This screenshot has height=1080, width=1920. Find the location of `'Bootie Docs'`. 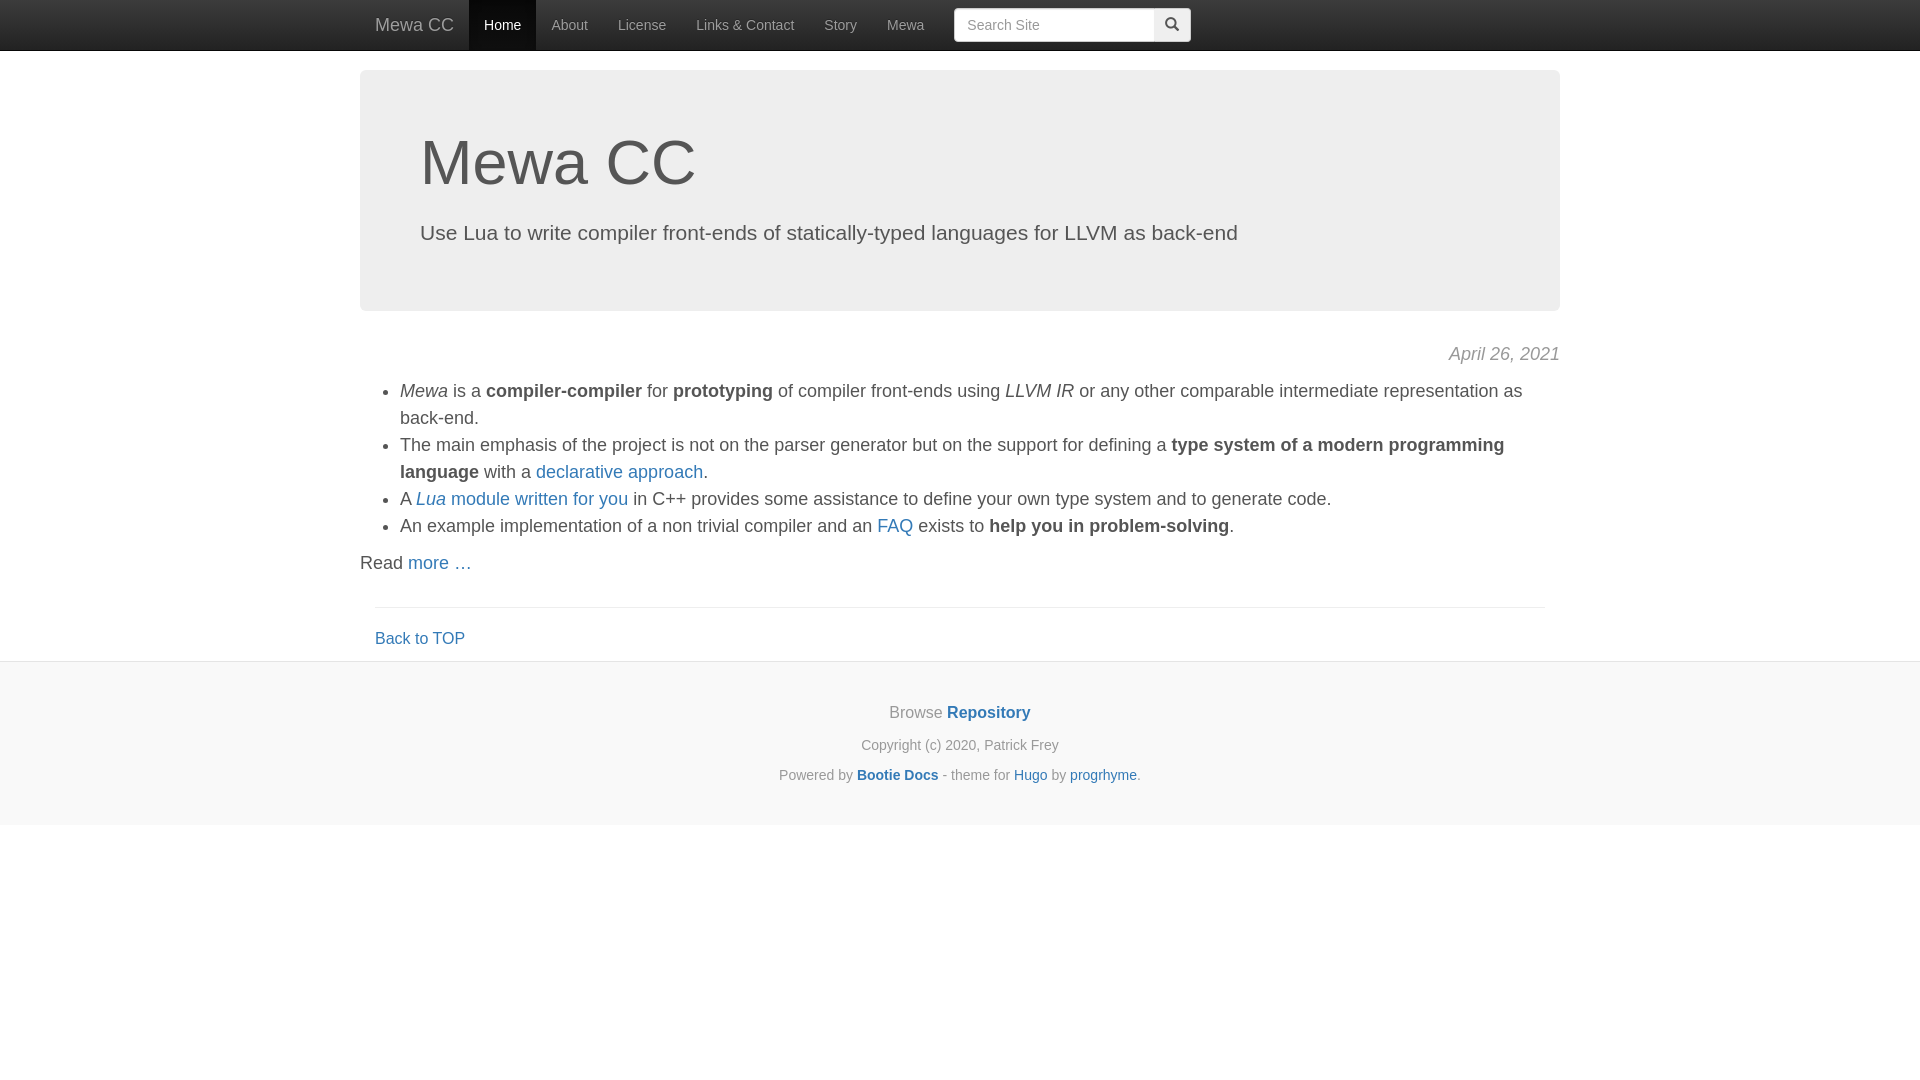

'Bootie Docs' is located at coordinates (857, 774).